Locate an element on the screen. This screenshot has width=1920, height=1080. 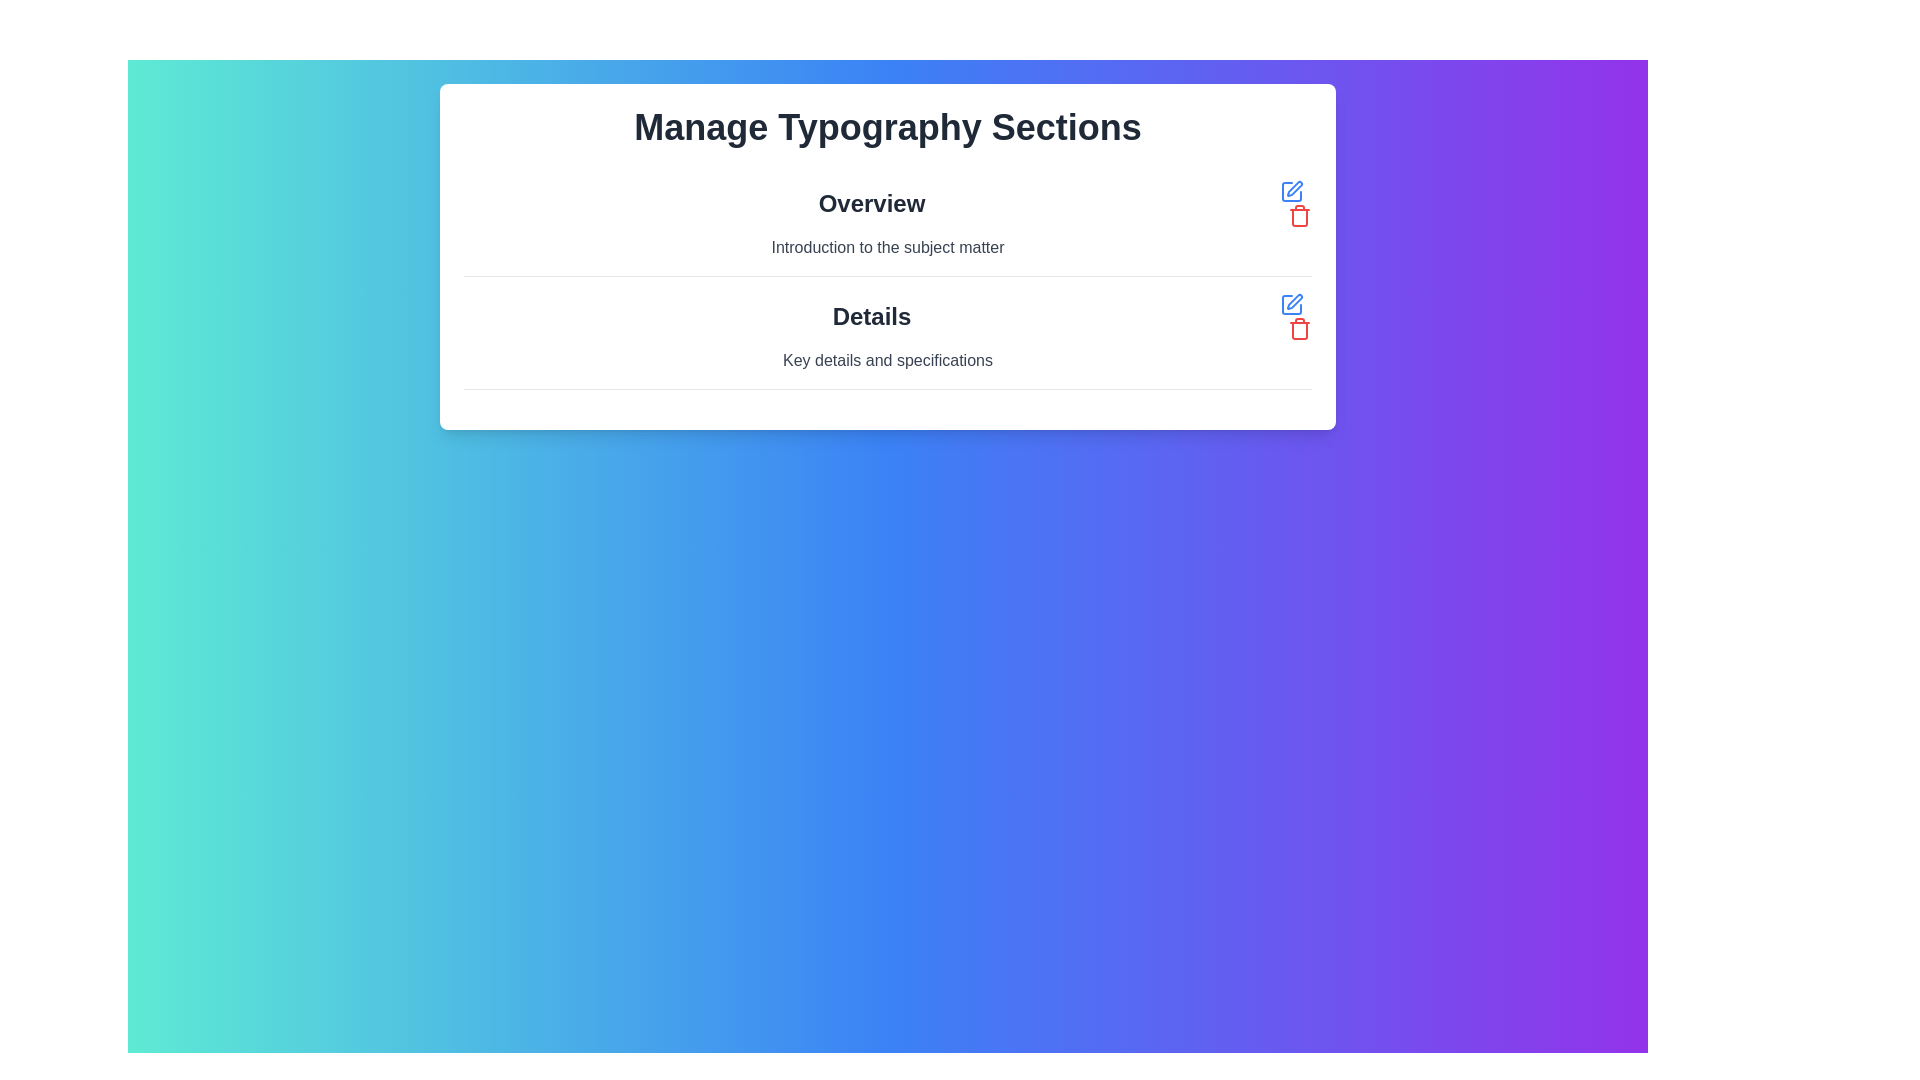
the primary Text label that identifies the content of the section, located under the 'Overview' section and above the 'Key details and specifications' subheading is located at coordinates (887, 315).